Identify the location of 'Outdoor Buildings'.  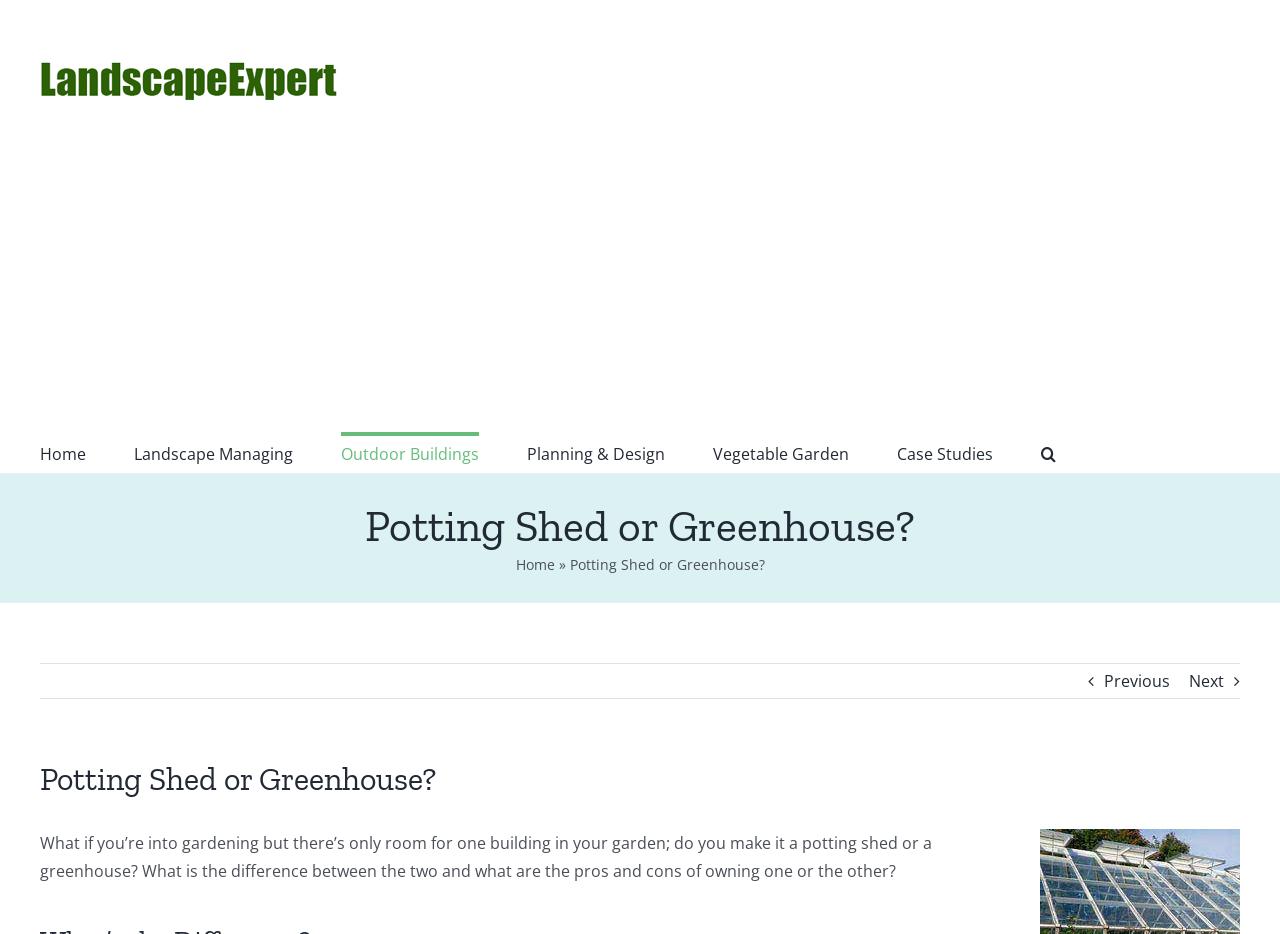
(408, 454).